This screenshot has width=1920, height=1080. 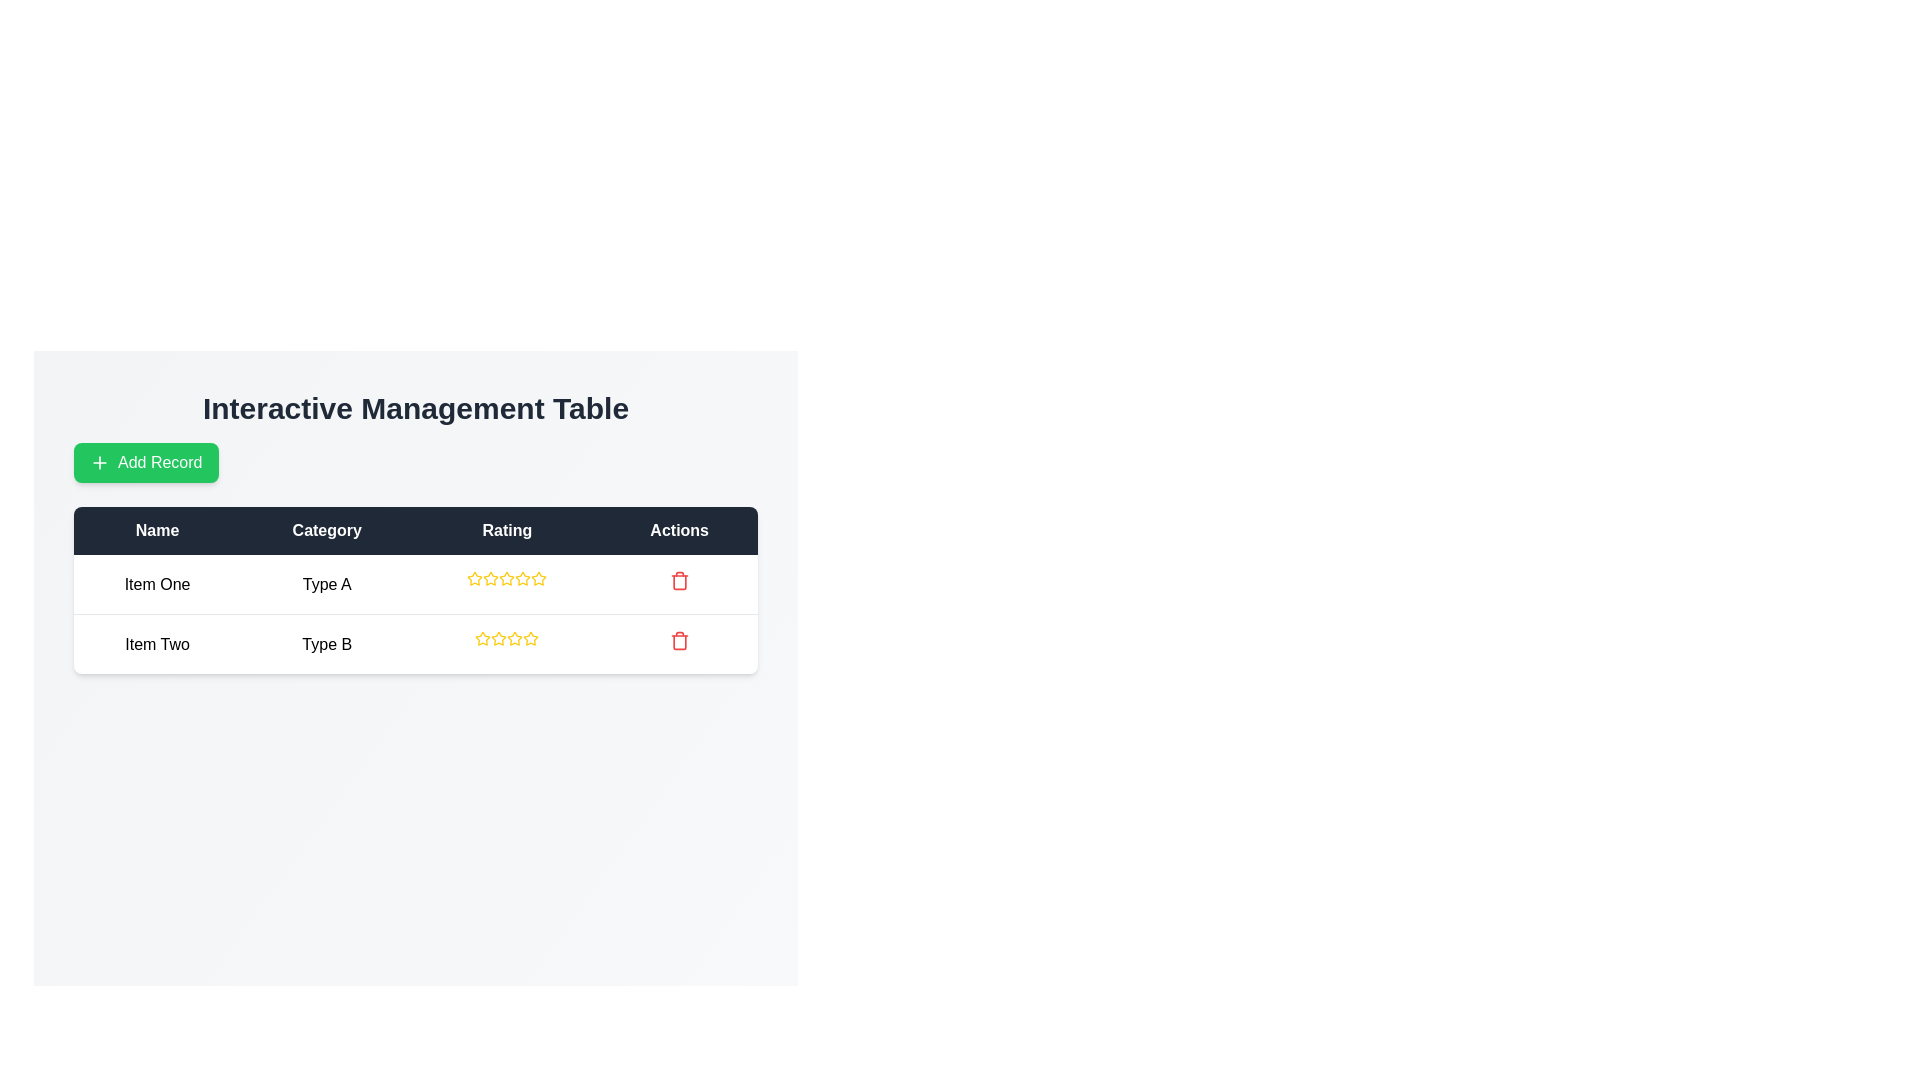 What do you see at coordinates (99, 462) in the screenshot?
I see `the green plus icon within the 'Add Record' button located in the top-left section of the layout` at bounding box center [99, 462].